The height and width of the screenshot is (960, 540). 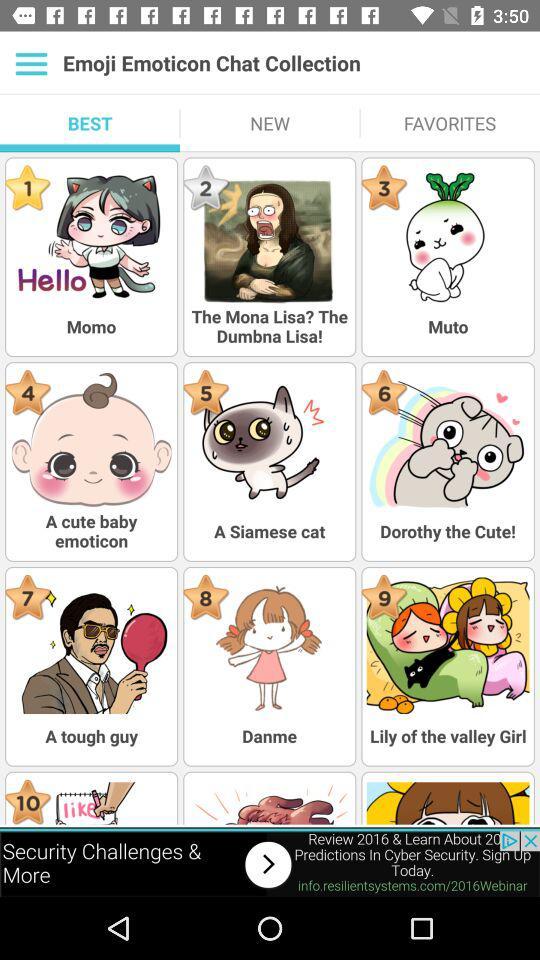 What do you see at coordinates (270, 863) in the screenshot?
I see `open advertisement` at bounding box center [270, 863].